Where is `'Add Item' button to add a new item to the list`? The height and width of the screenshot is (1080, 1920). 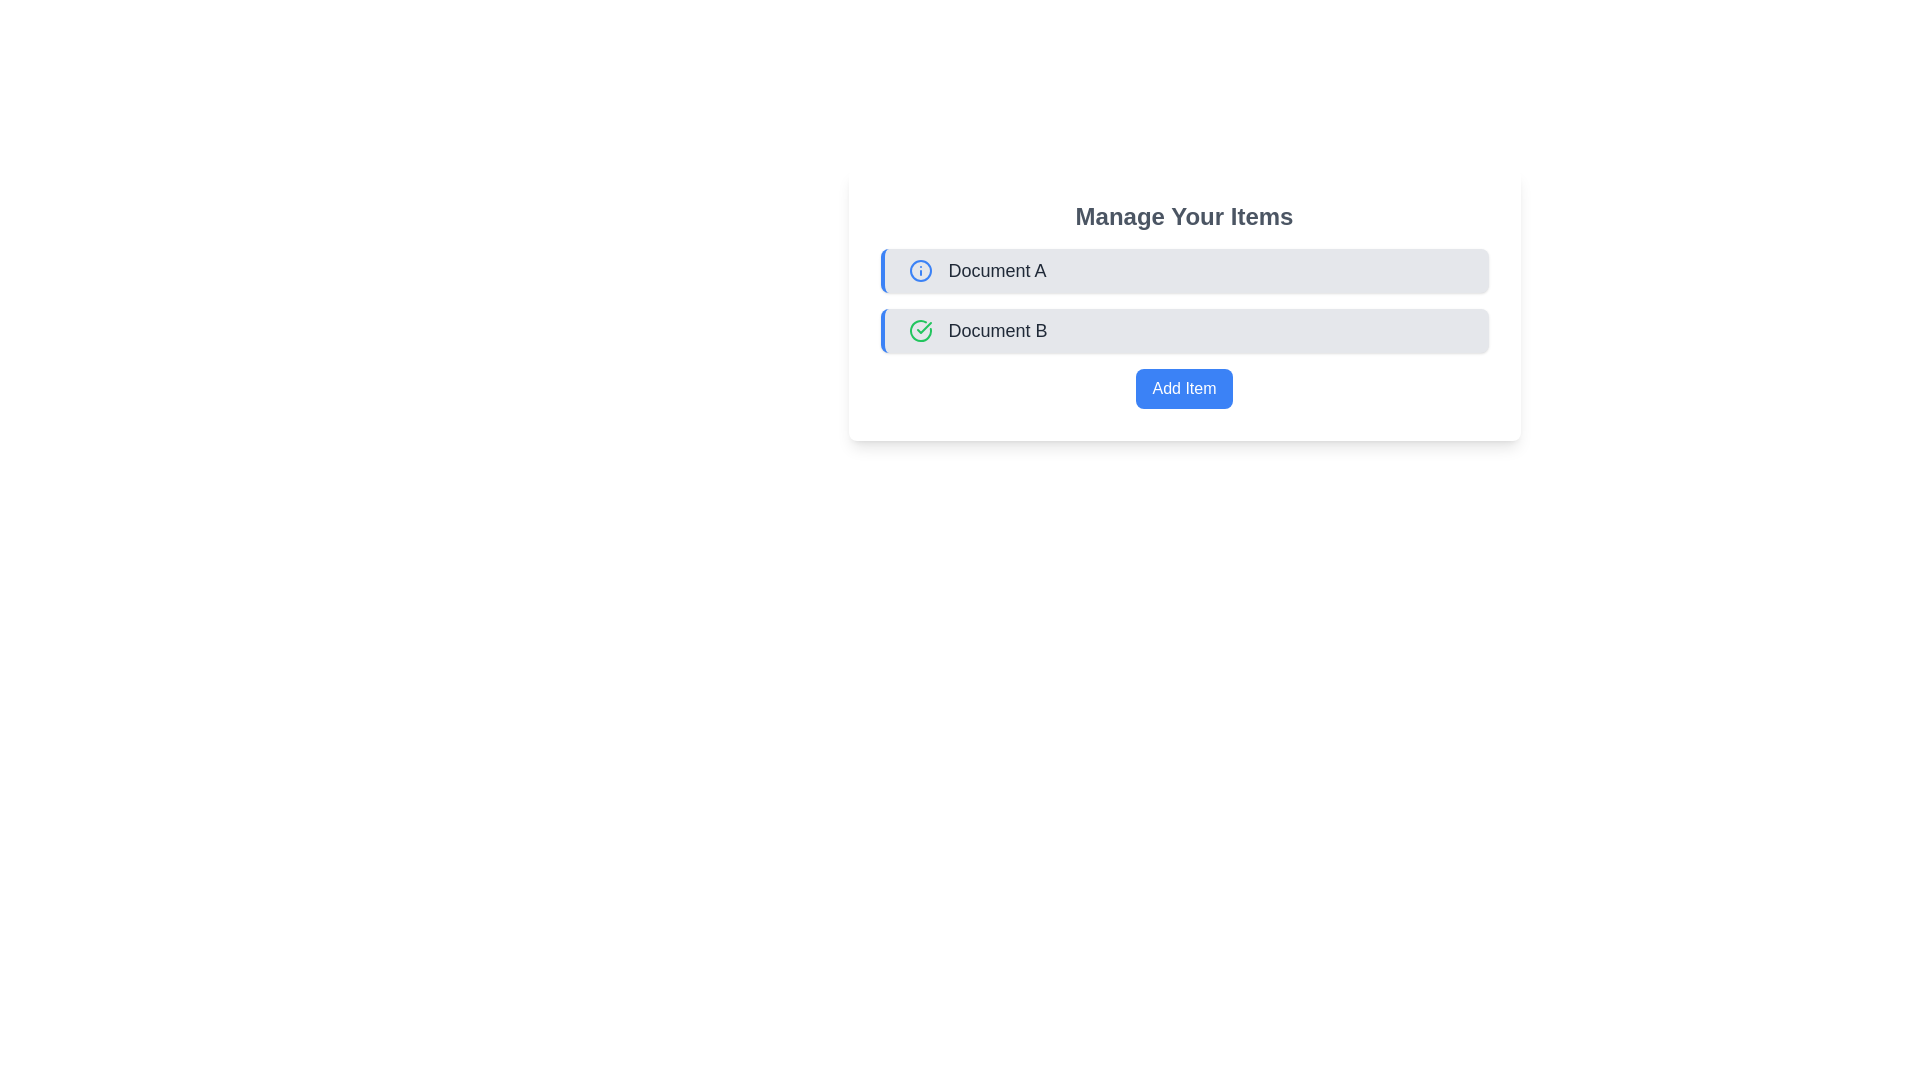
'Add Item' button to add a new item to the list is located at coordinates (1184, 389).